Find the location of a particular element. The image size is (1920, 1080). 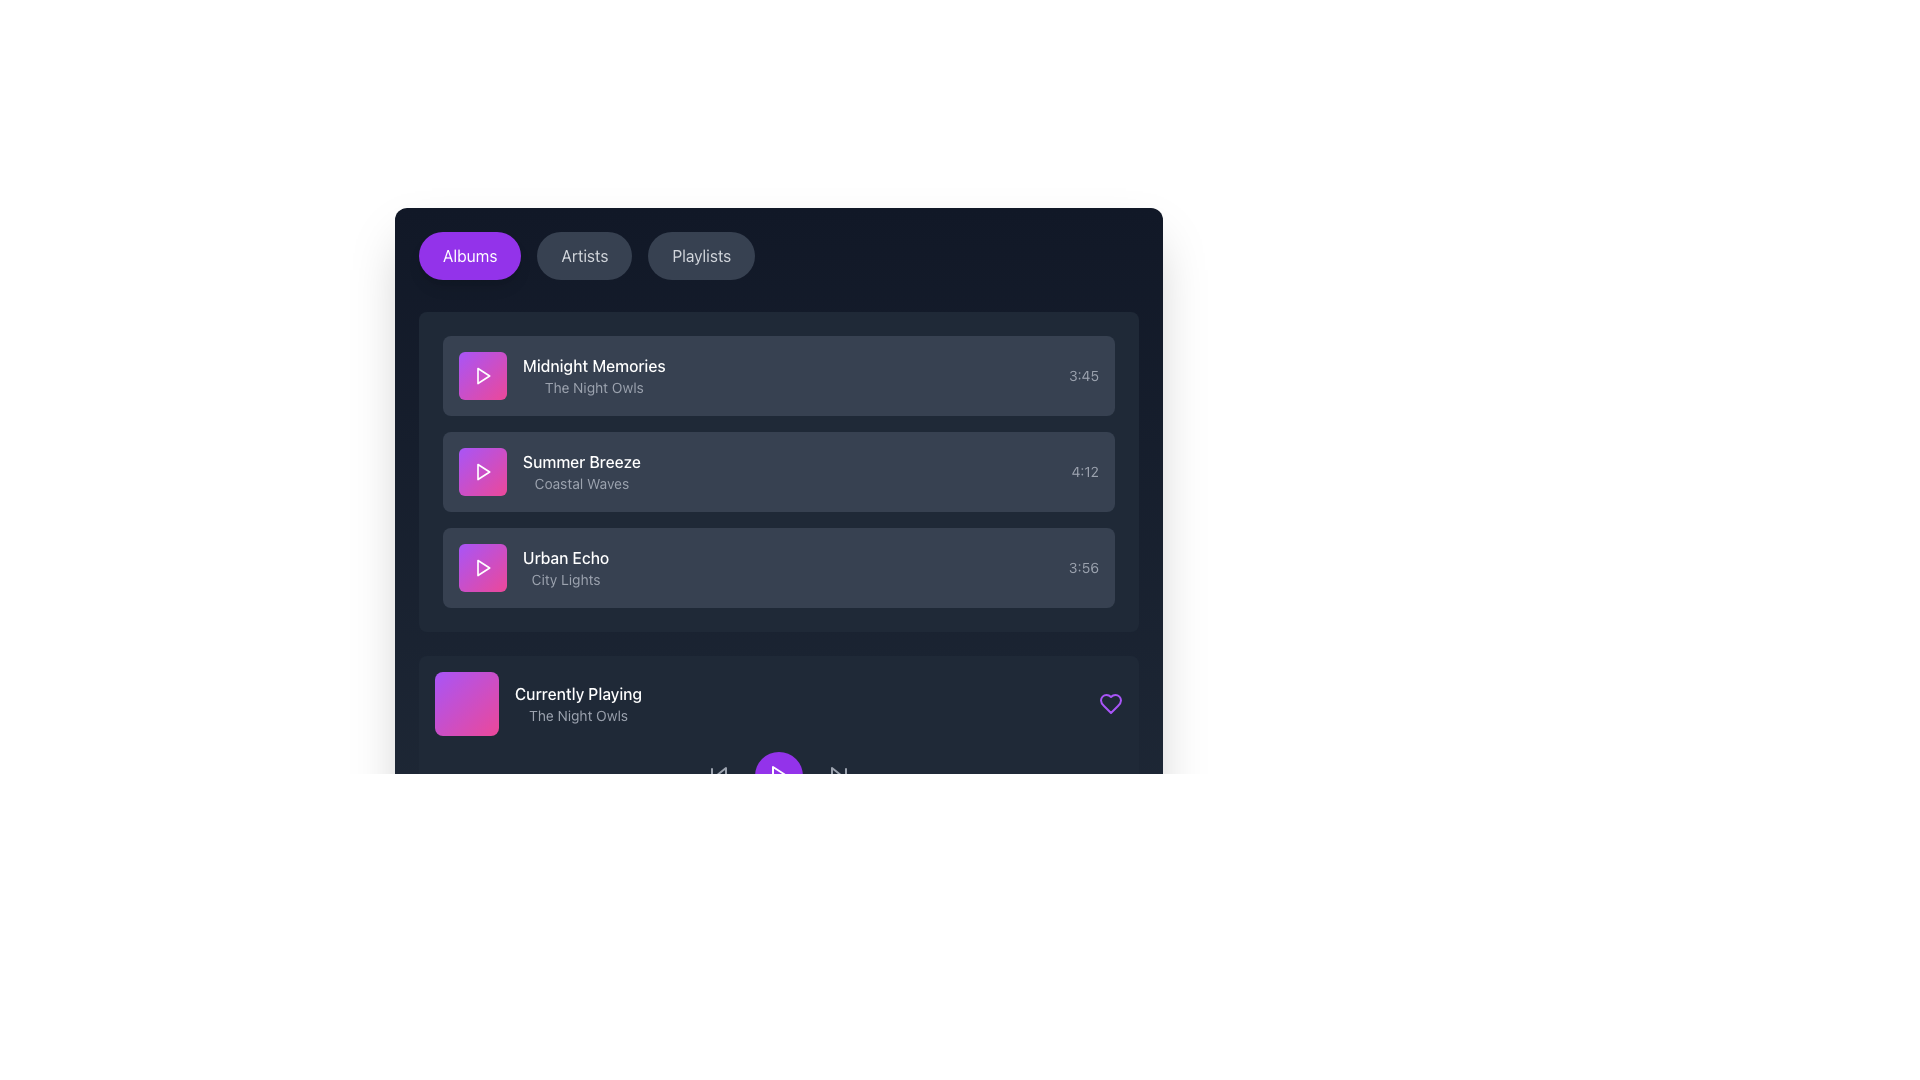

the play button on the 'Summer Breeze' media item card, which is the second row in the list, to play the audio is located at coordinates (777, 471).